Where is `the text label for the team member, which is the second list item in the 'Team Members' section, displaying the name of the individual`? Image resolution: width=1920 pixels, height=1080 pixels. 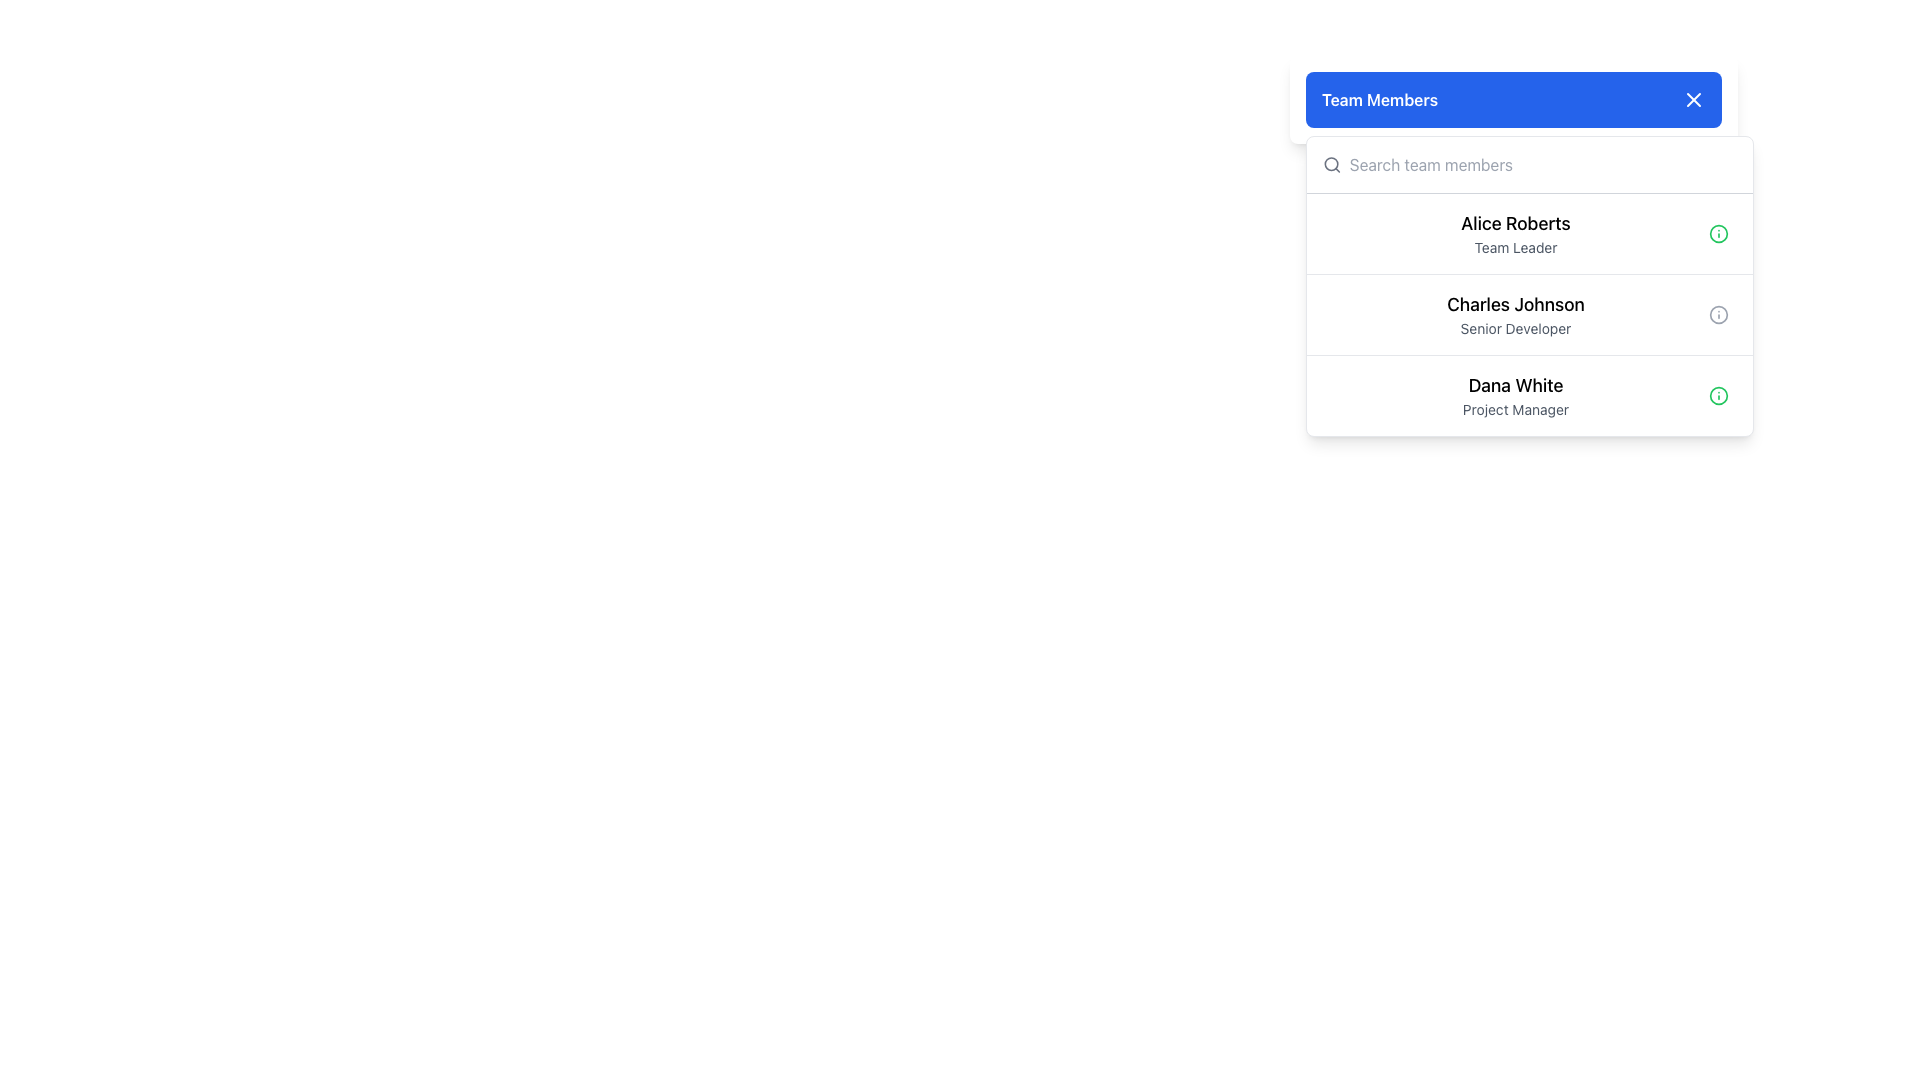
the text label for the team member, which is the second list item in the 'Team Members' section, displaying the name of the individual is located at coordinates (1516, 304).